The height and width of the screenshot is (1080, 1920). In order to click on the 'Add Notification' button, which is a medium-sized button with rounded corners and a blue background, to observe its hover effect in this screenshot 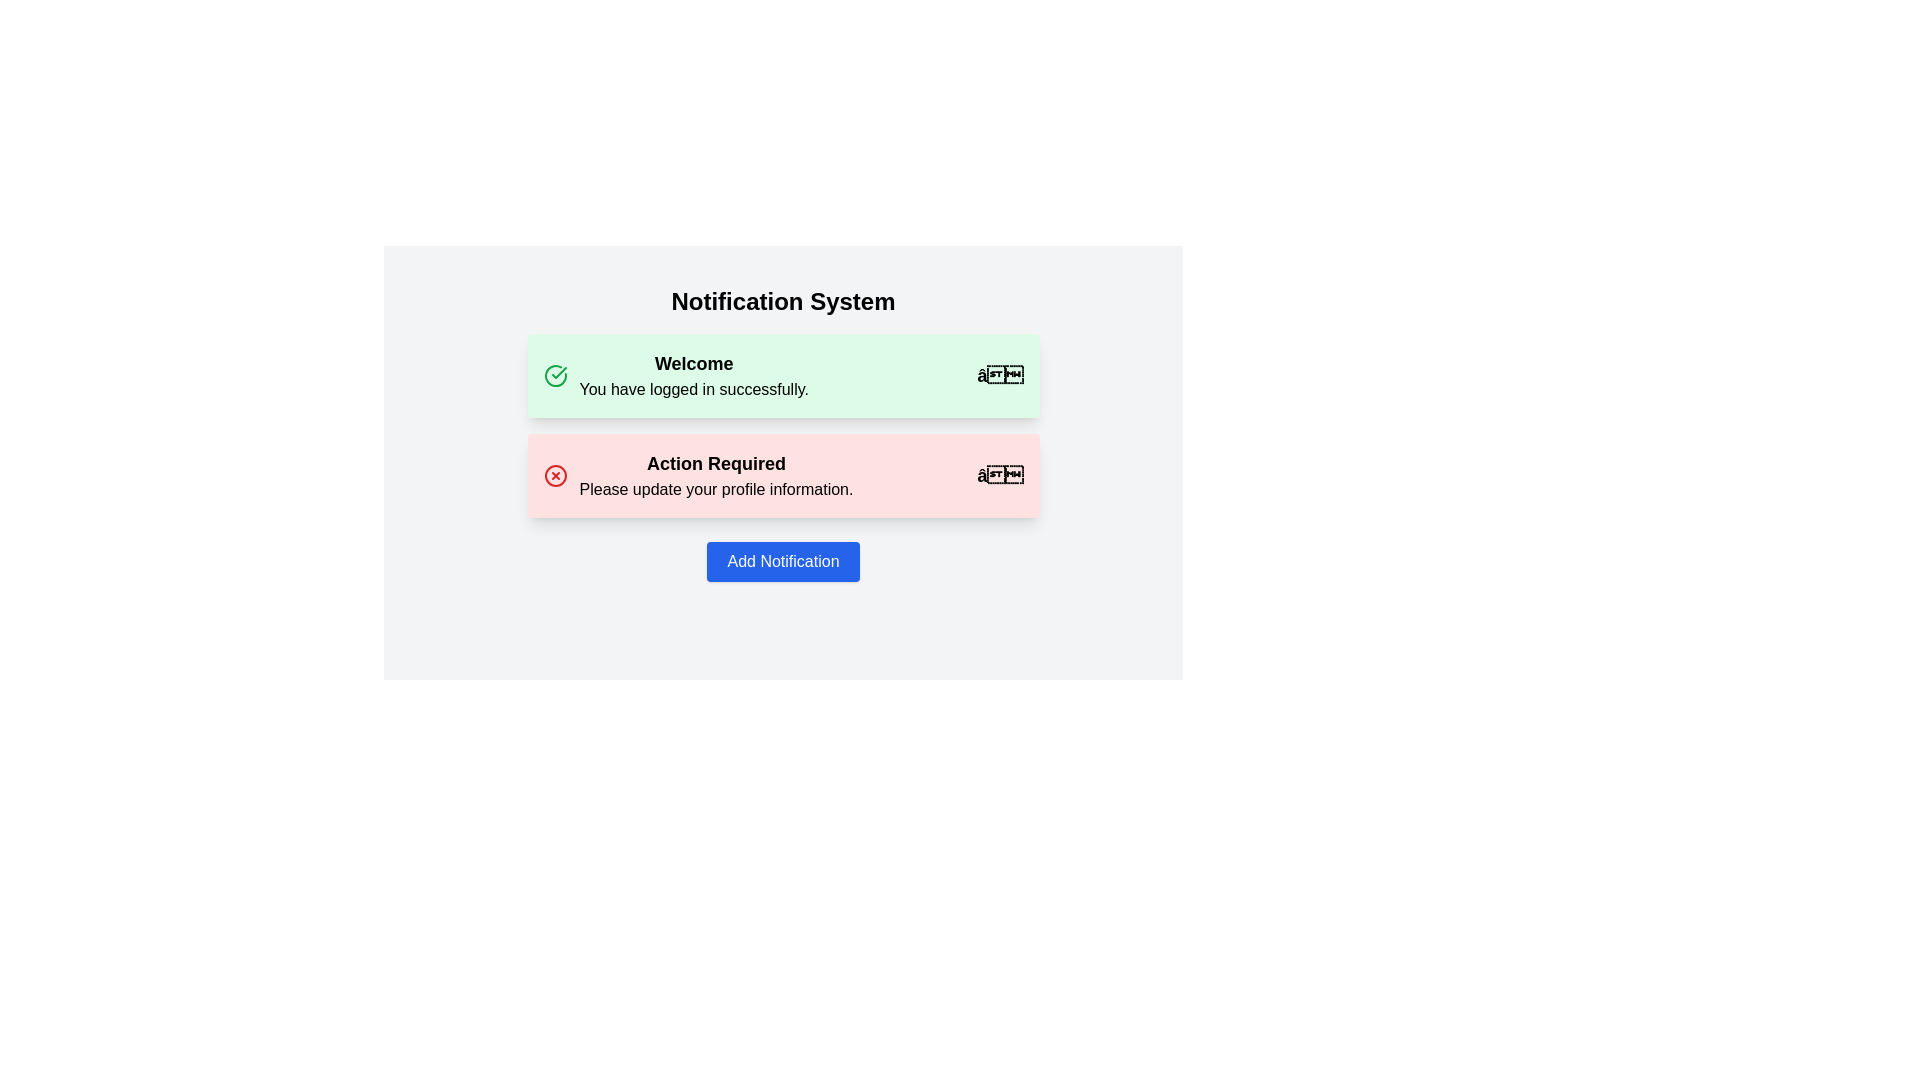, I will do `click(782, 562)`.